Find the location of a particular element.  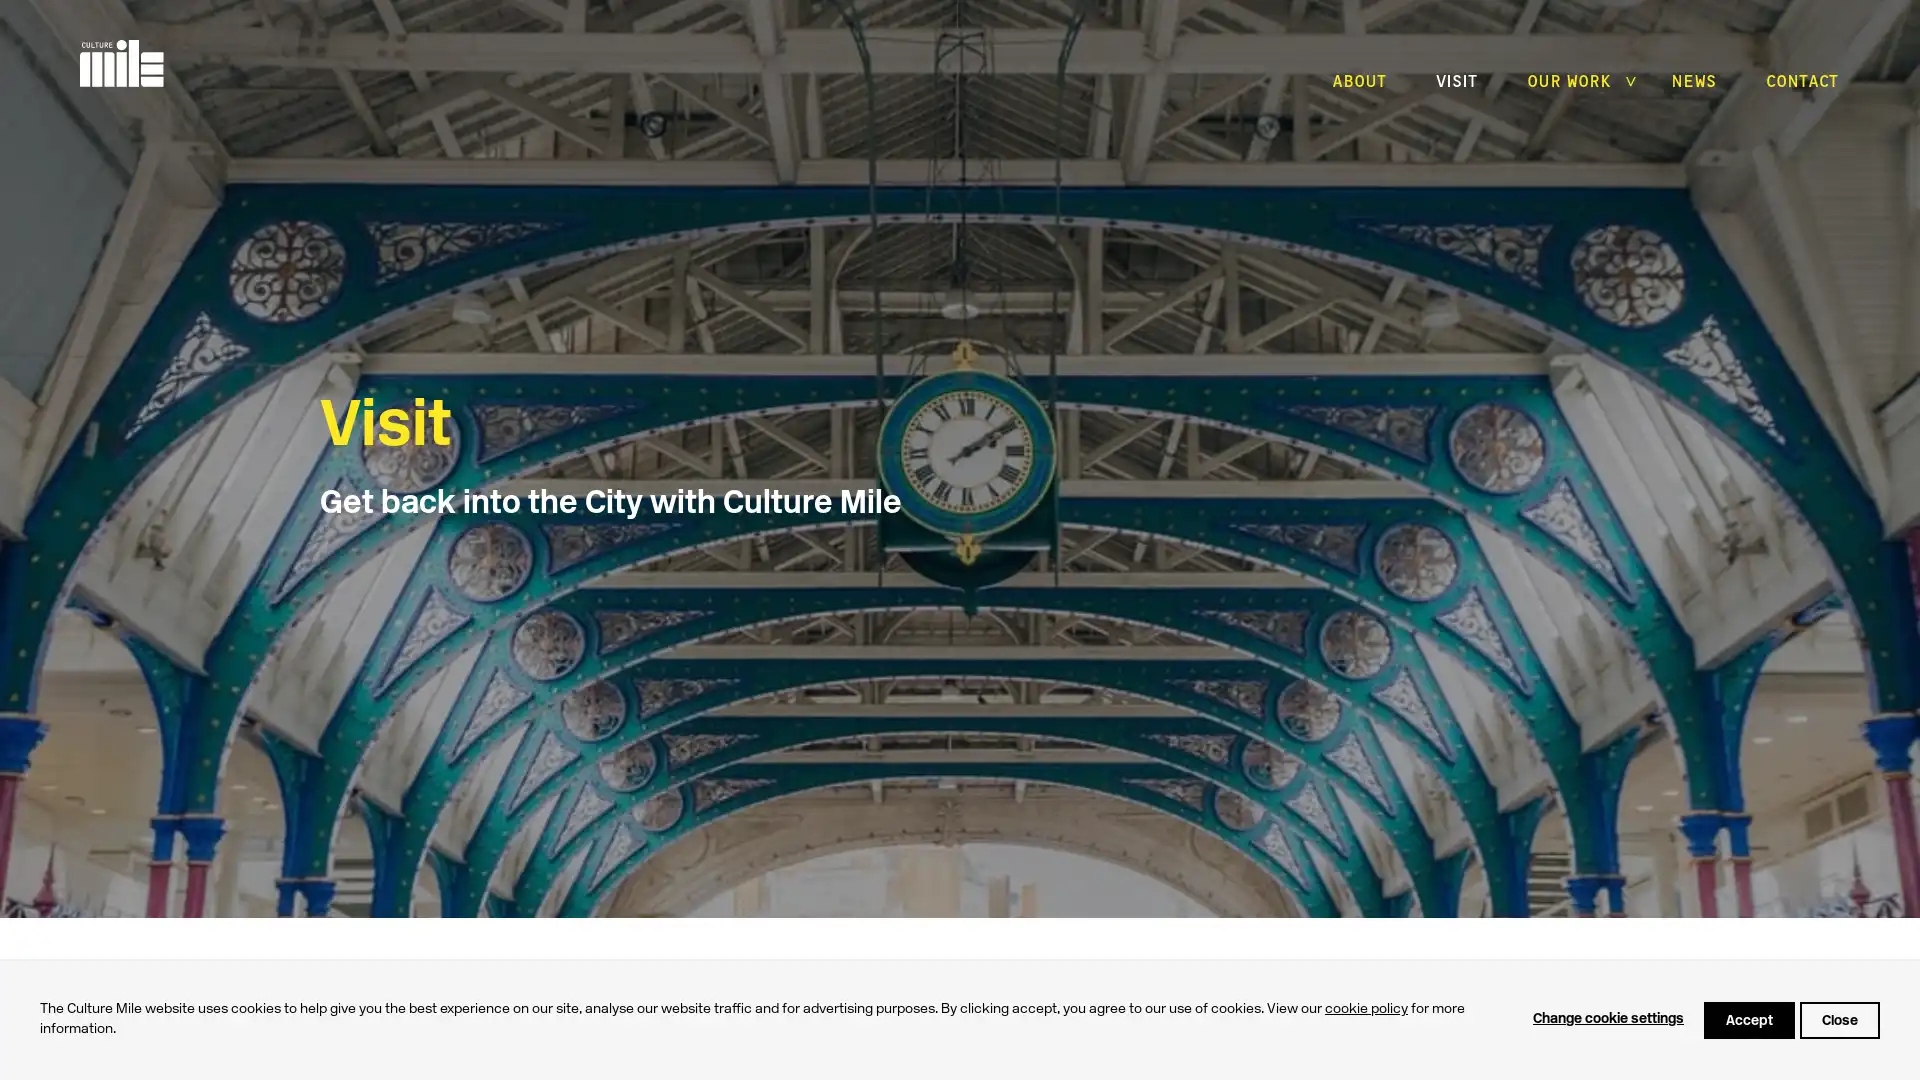

Close is located at coordinates (1839, 1019).